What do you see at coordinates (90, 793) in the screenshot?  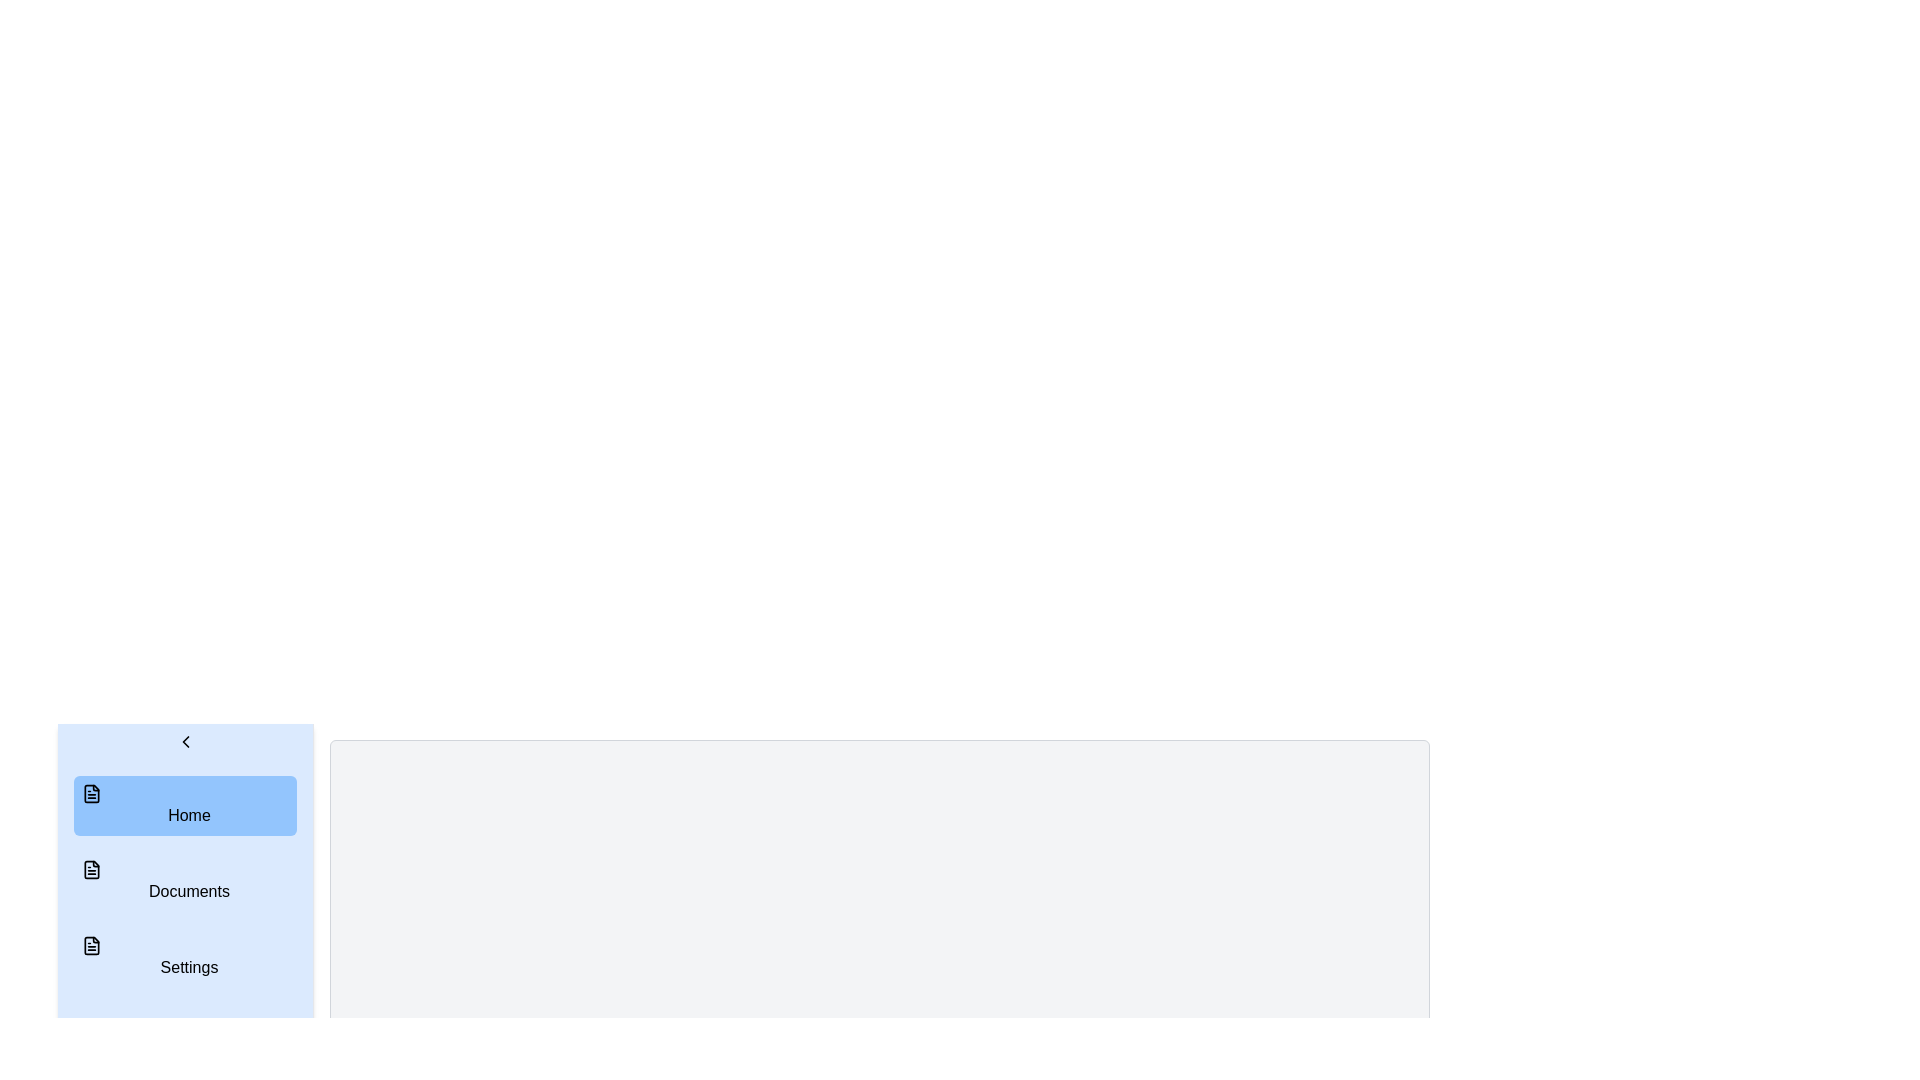 I see `the 'Home' icon in the left-hand navigation menu which serves as a clickable indicator for the homepage` at bounding box center [90, 793].